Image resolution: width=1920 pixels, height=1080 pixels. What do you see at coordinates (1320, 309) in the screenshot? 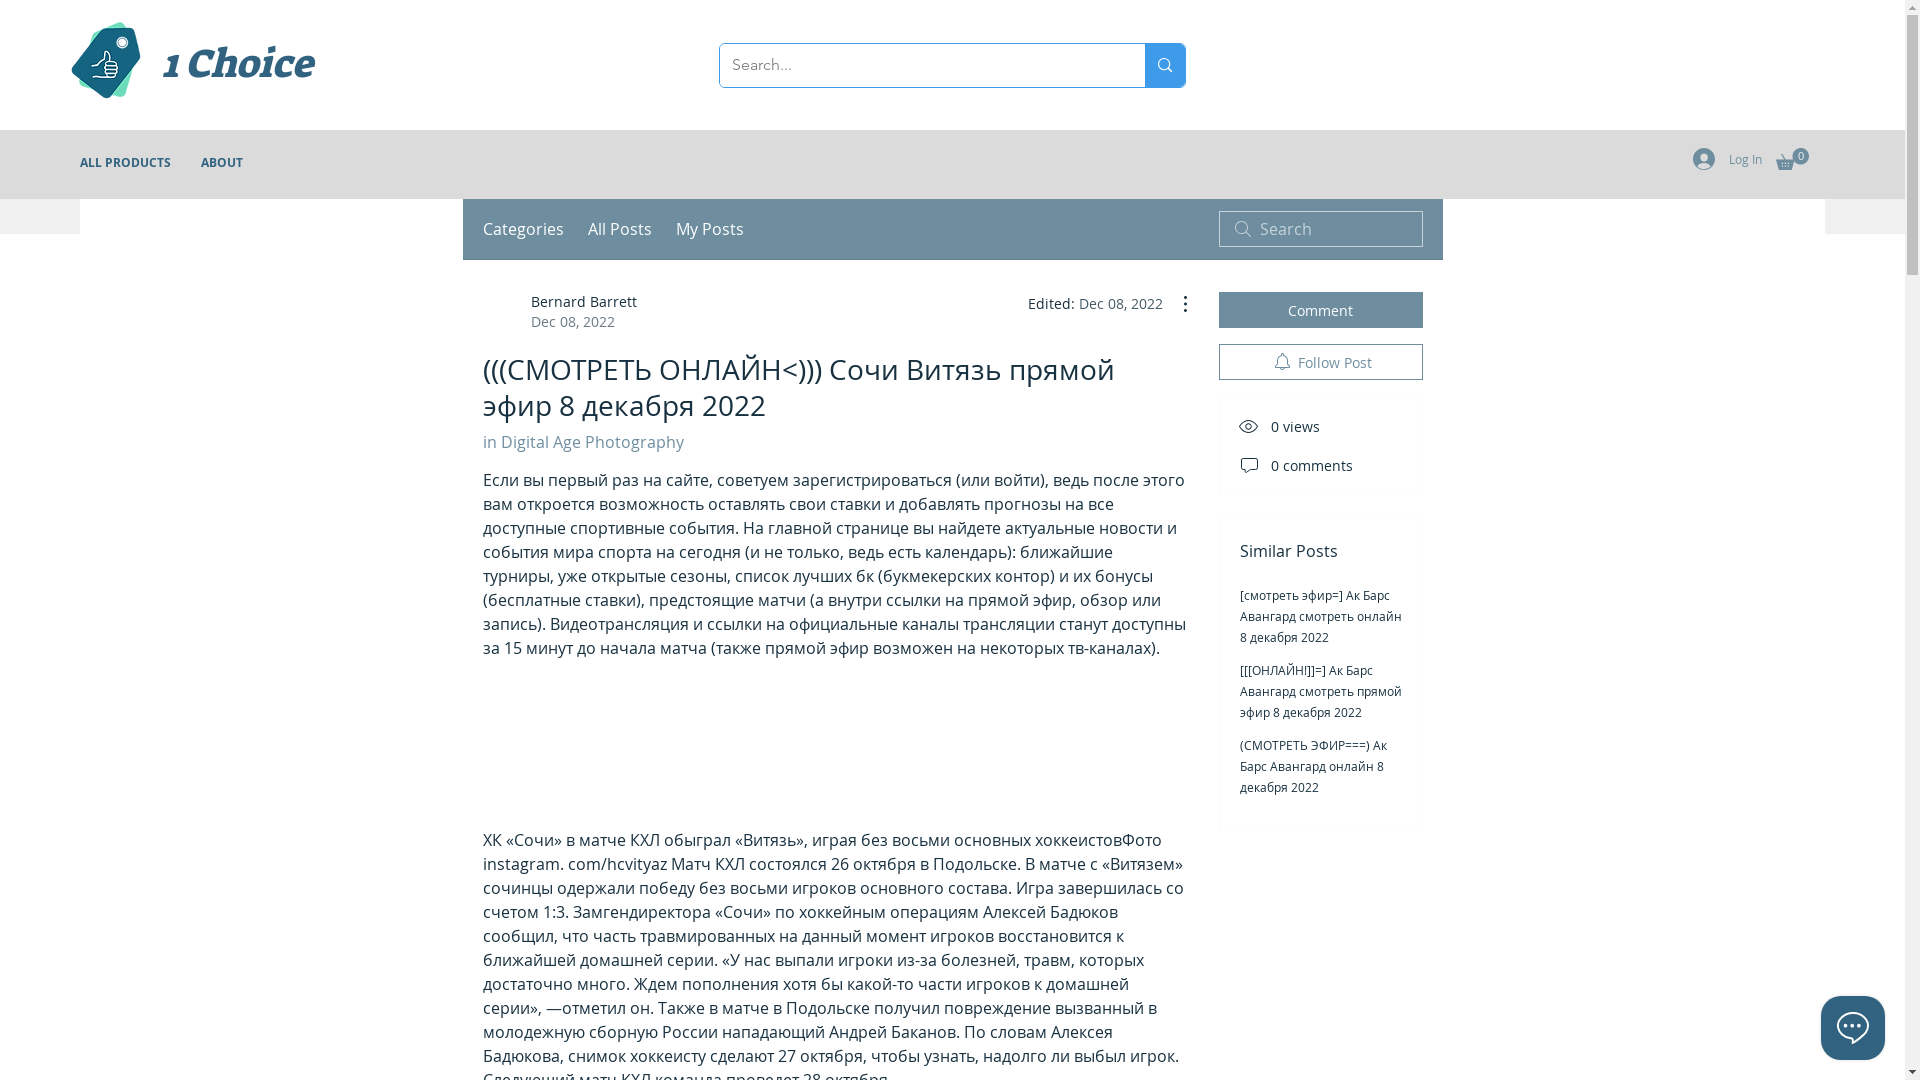
I see `'Comment'` at bounding box center [1320, 309].